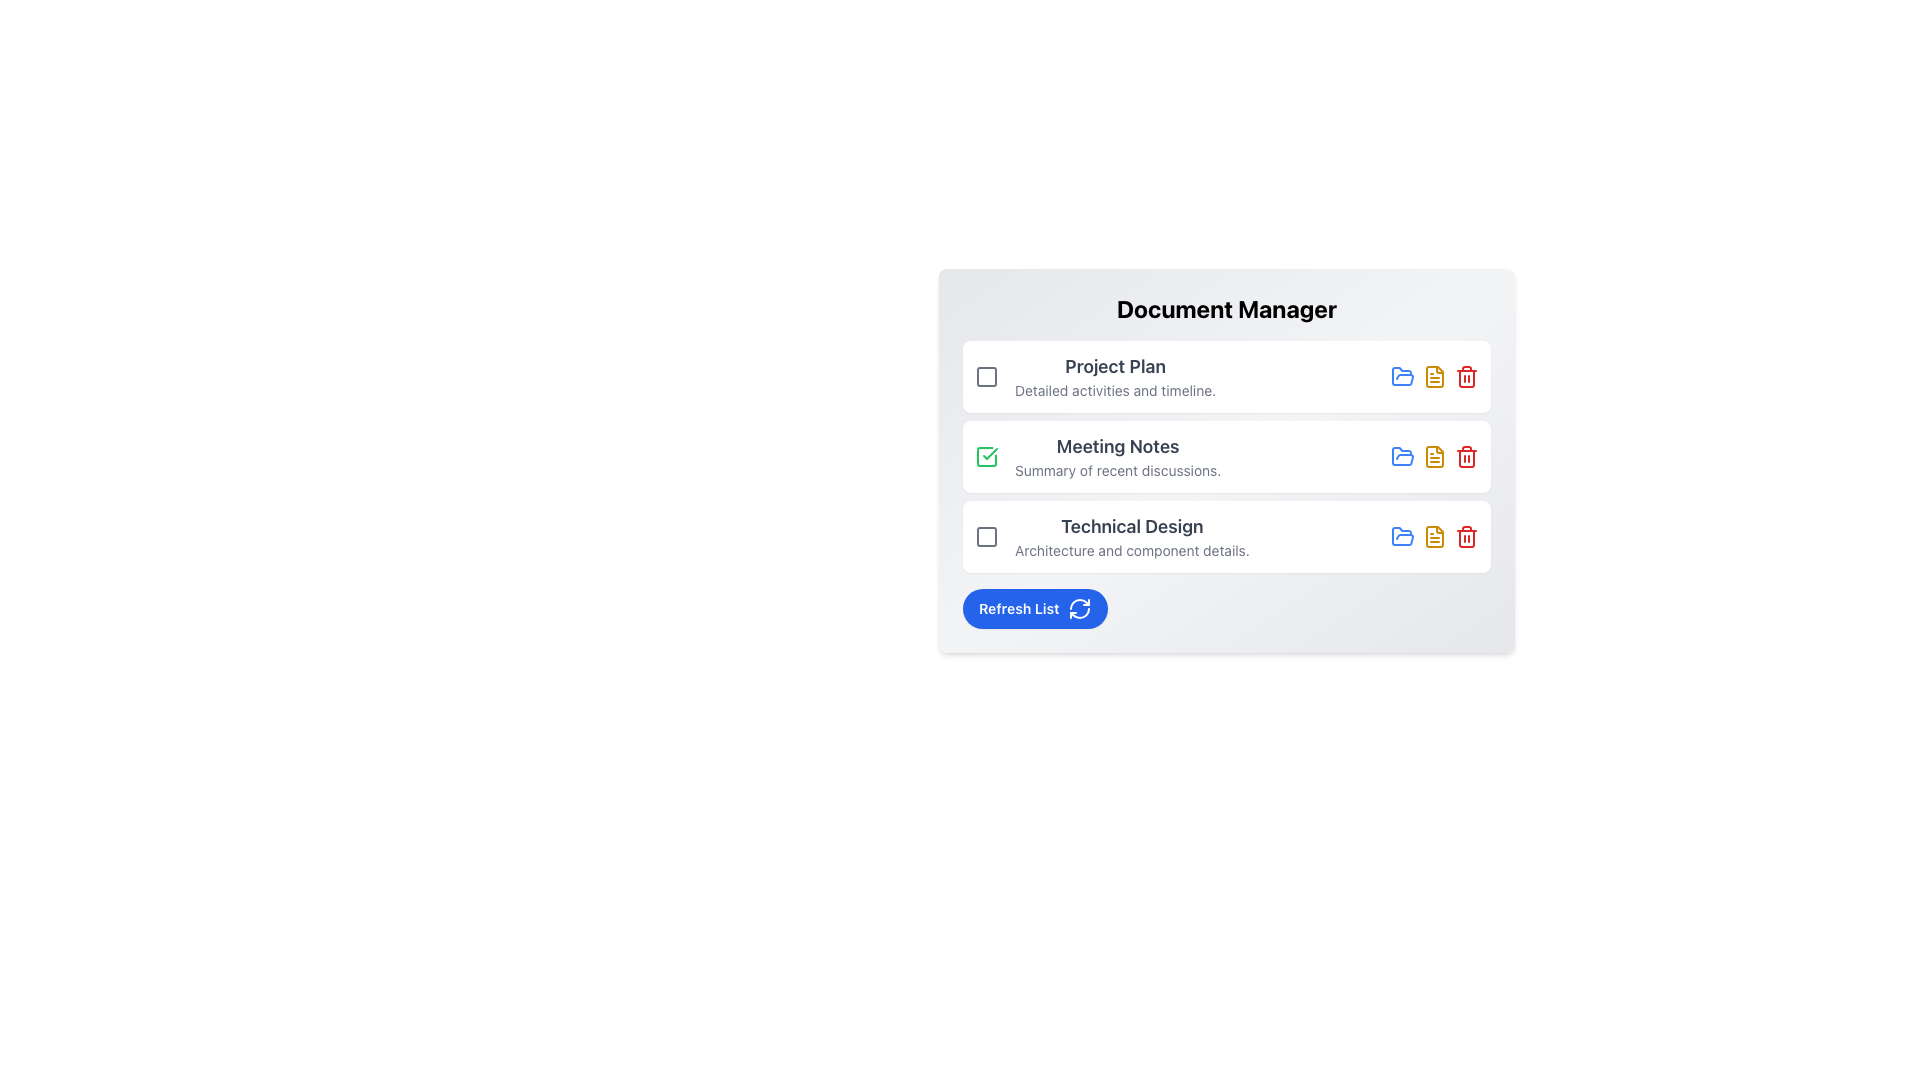 This screenshot has width=1920, height=1080. What do you see at coordinates (1434, 535) in the screenshot?
I see `the yellow document icon, which is the second icon in a row of three on the far right of the third item in the vertical list layout` at bounding box center [1434, 535].